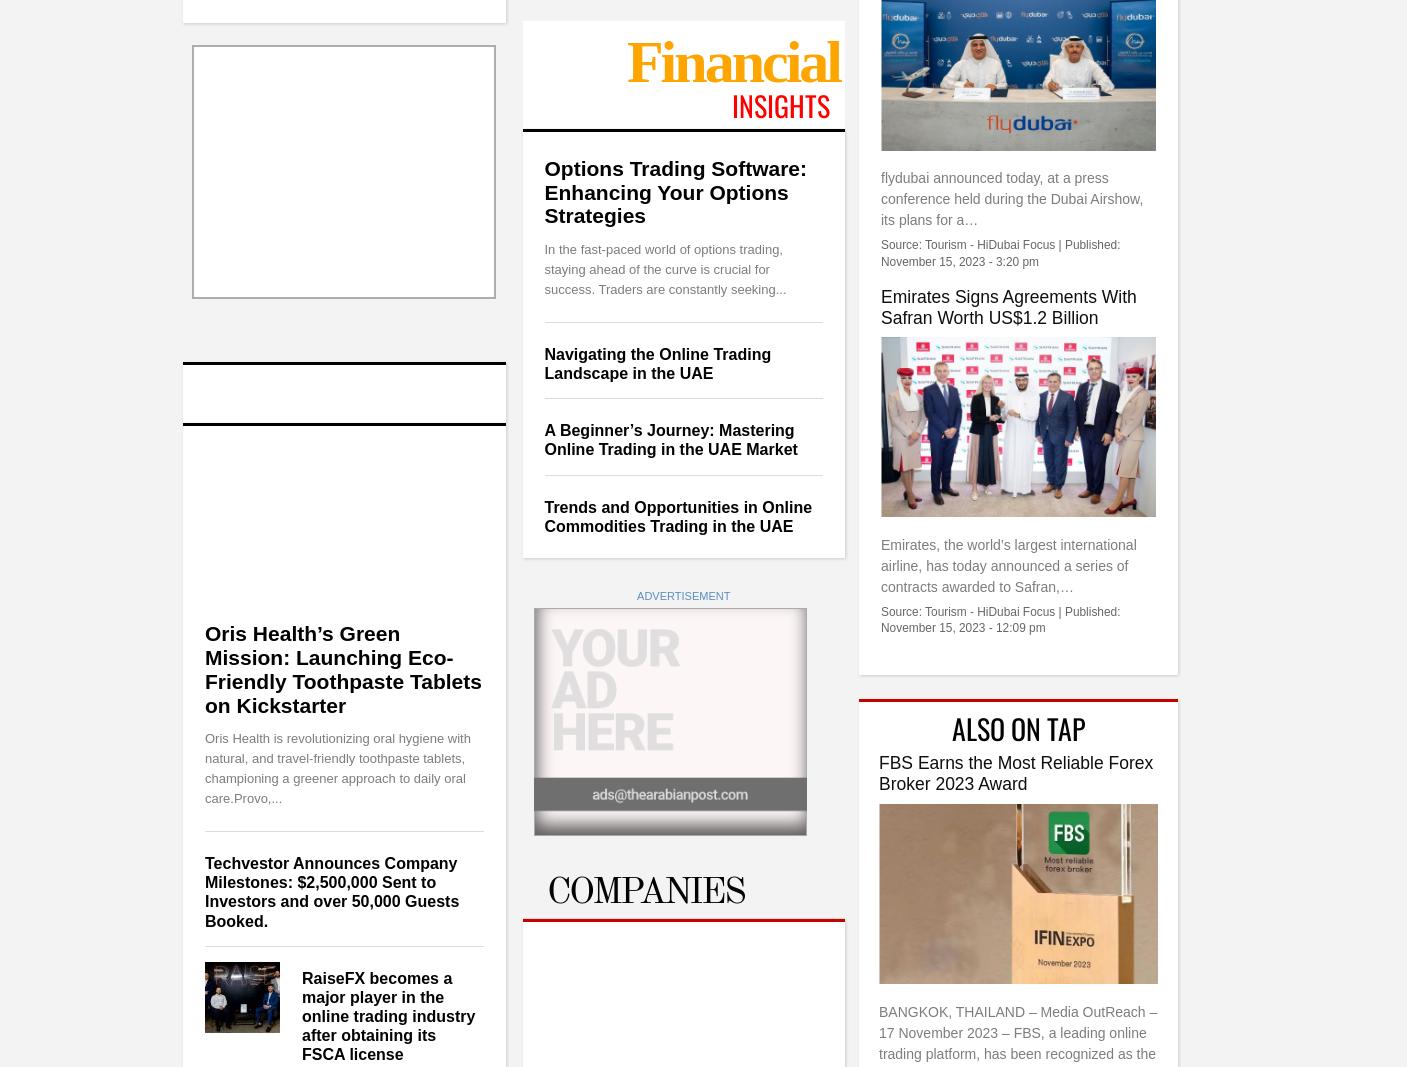 This screenshot has width=1407, height=1067. Describe the element at coordinates (959, 260) in the screenshot. I see `'November 15, 2023 - 3:20 pm'` at that location.